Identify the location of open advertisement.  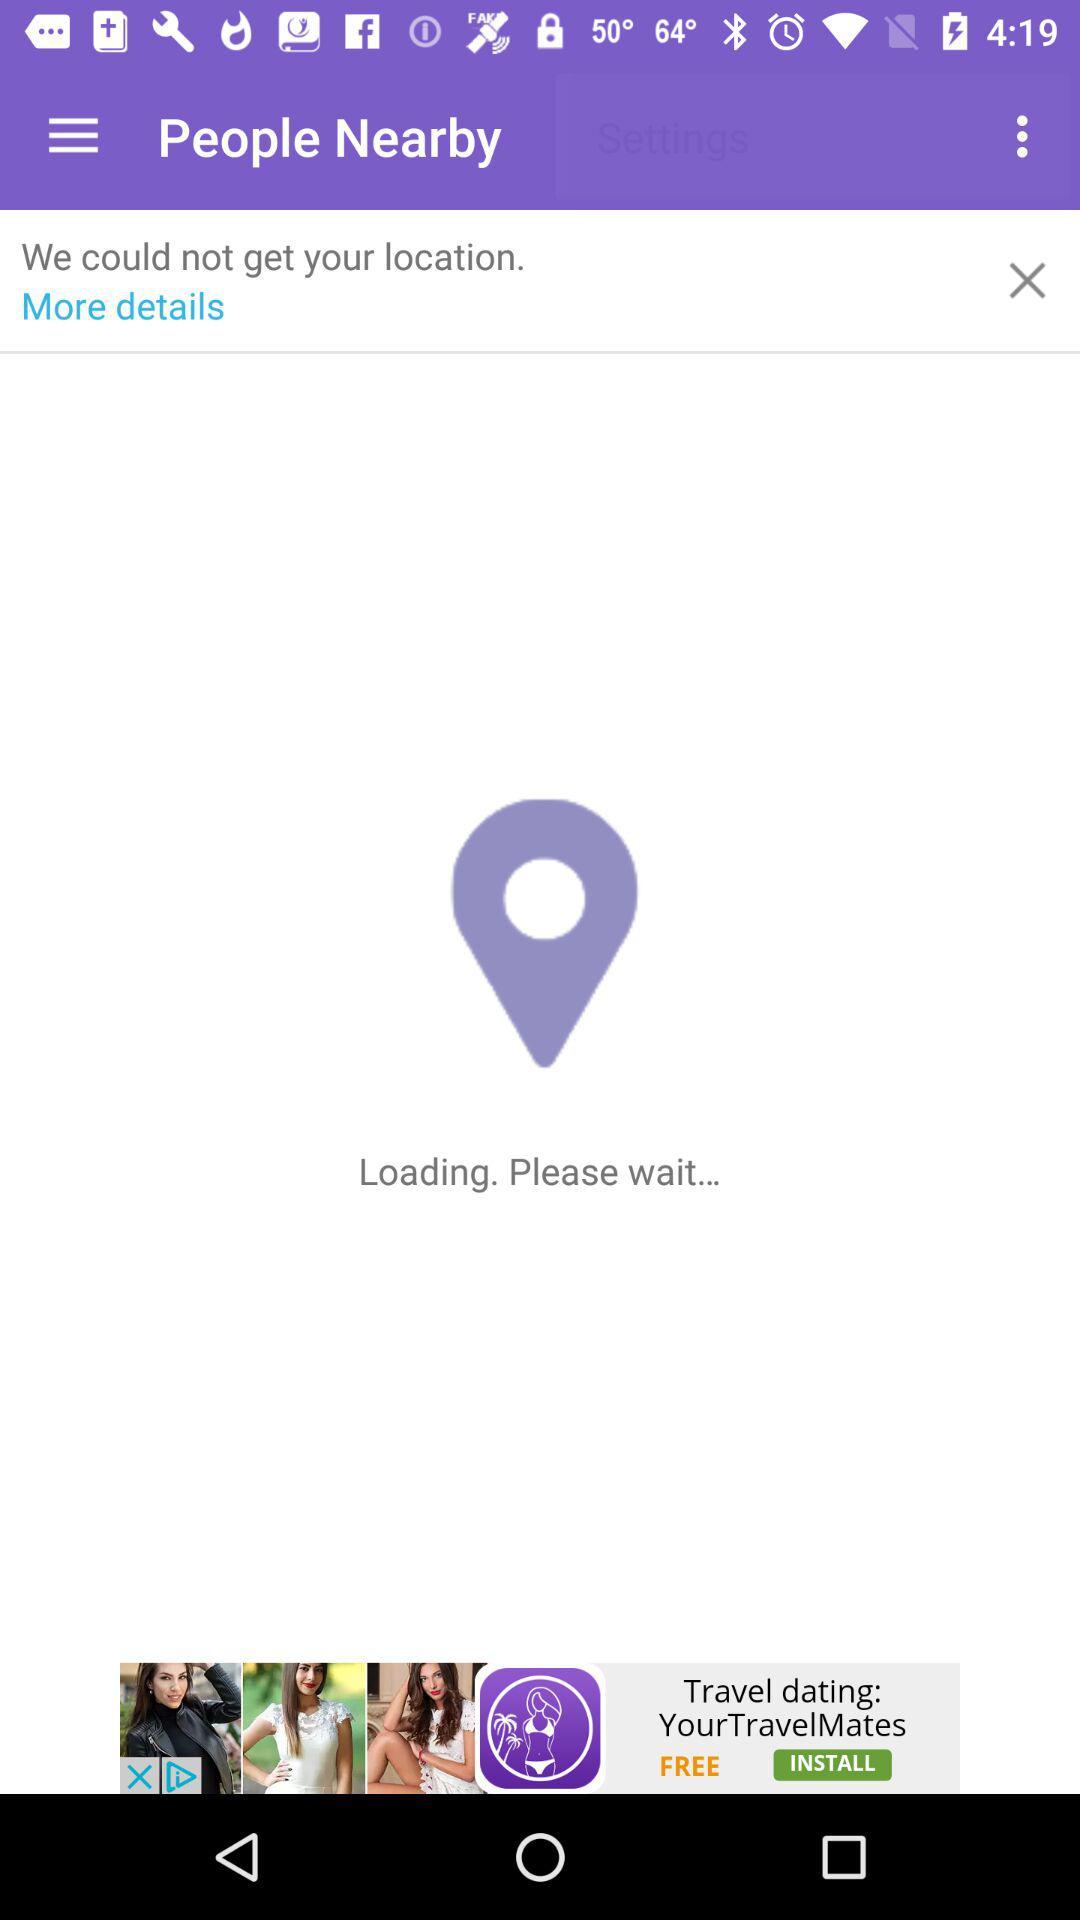
(540, 1727).